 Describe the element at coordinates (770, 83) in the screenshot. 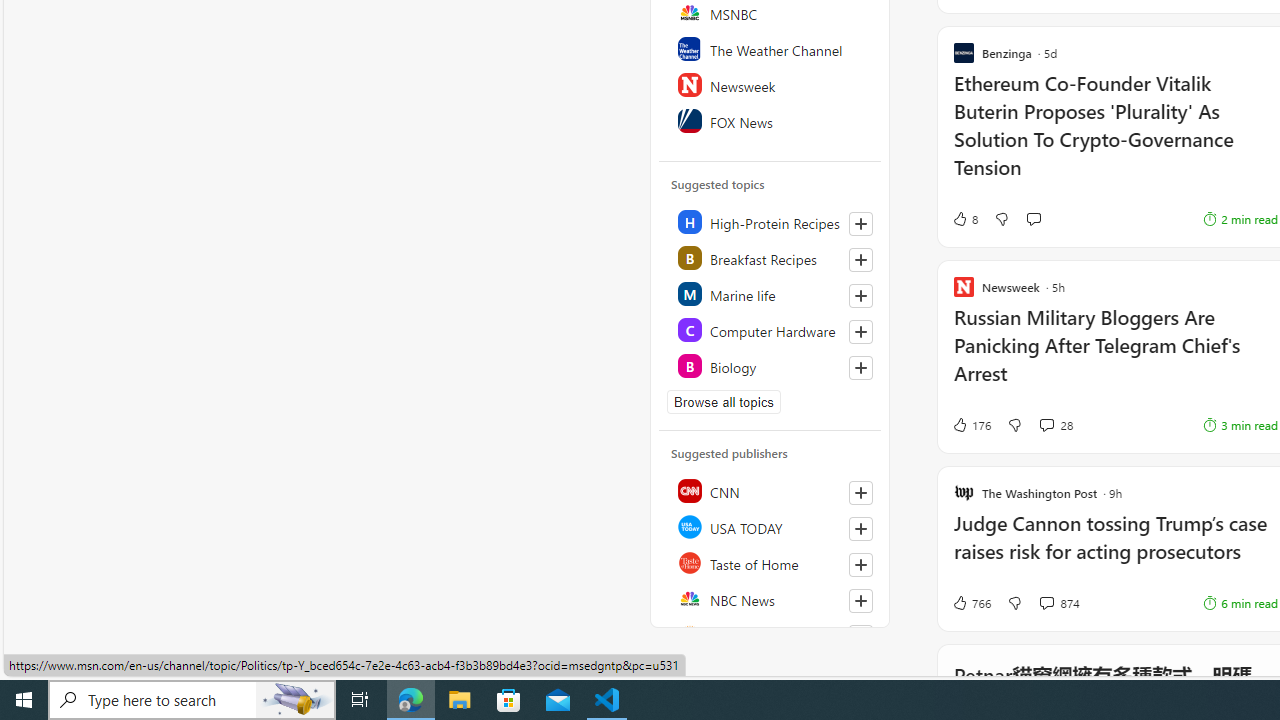

I see `'Newsweek'` at that location.